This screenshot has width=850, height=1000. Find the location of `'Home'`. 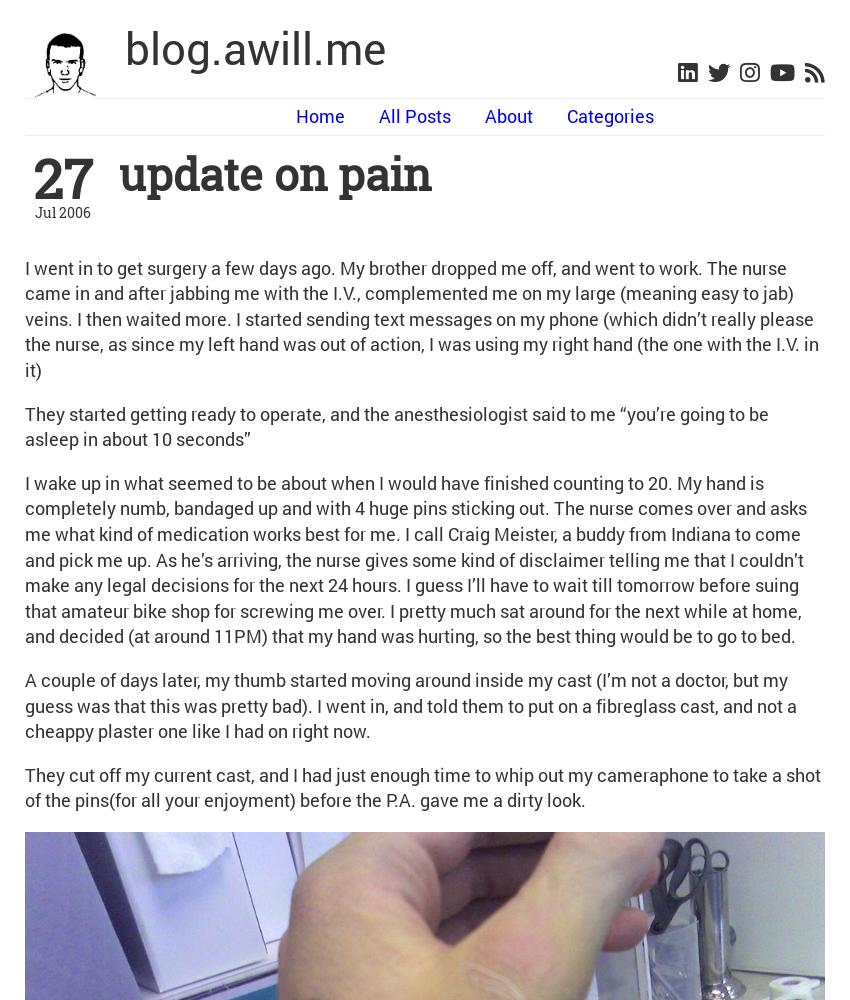

'Home' is located at coordinates (320, 115).